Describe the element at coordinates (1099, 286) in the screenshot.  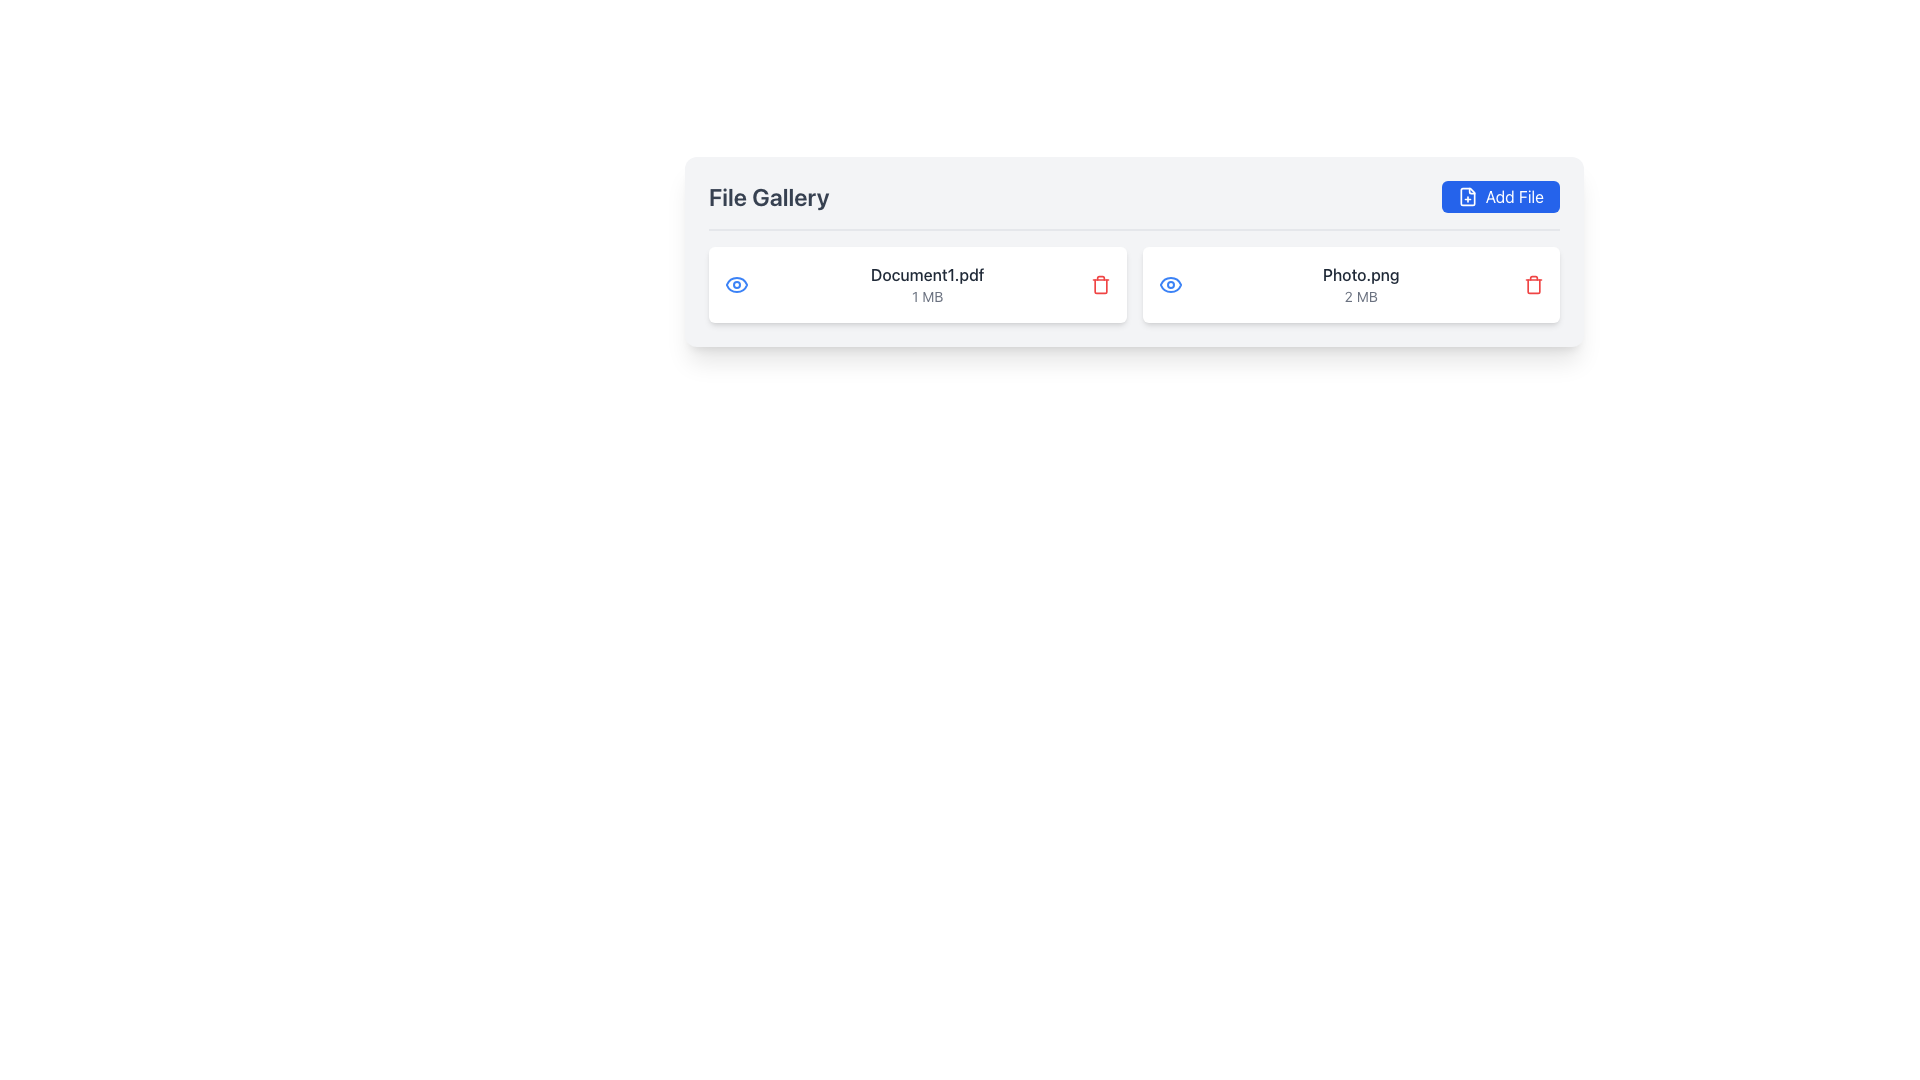
I see `the trash can icon located at the bottom right corner of the item card for 'Document1.pdf'` at that location.